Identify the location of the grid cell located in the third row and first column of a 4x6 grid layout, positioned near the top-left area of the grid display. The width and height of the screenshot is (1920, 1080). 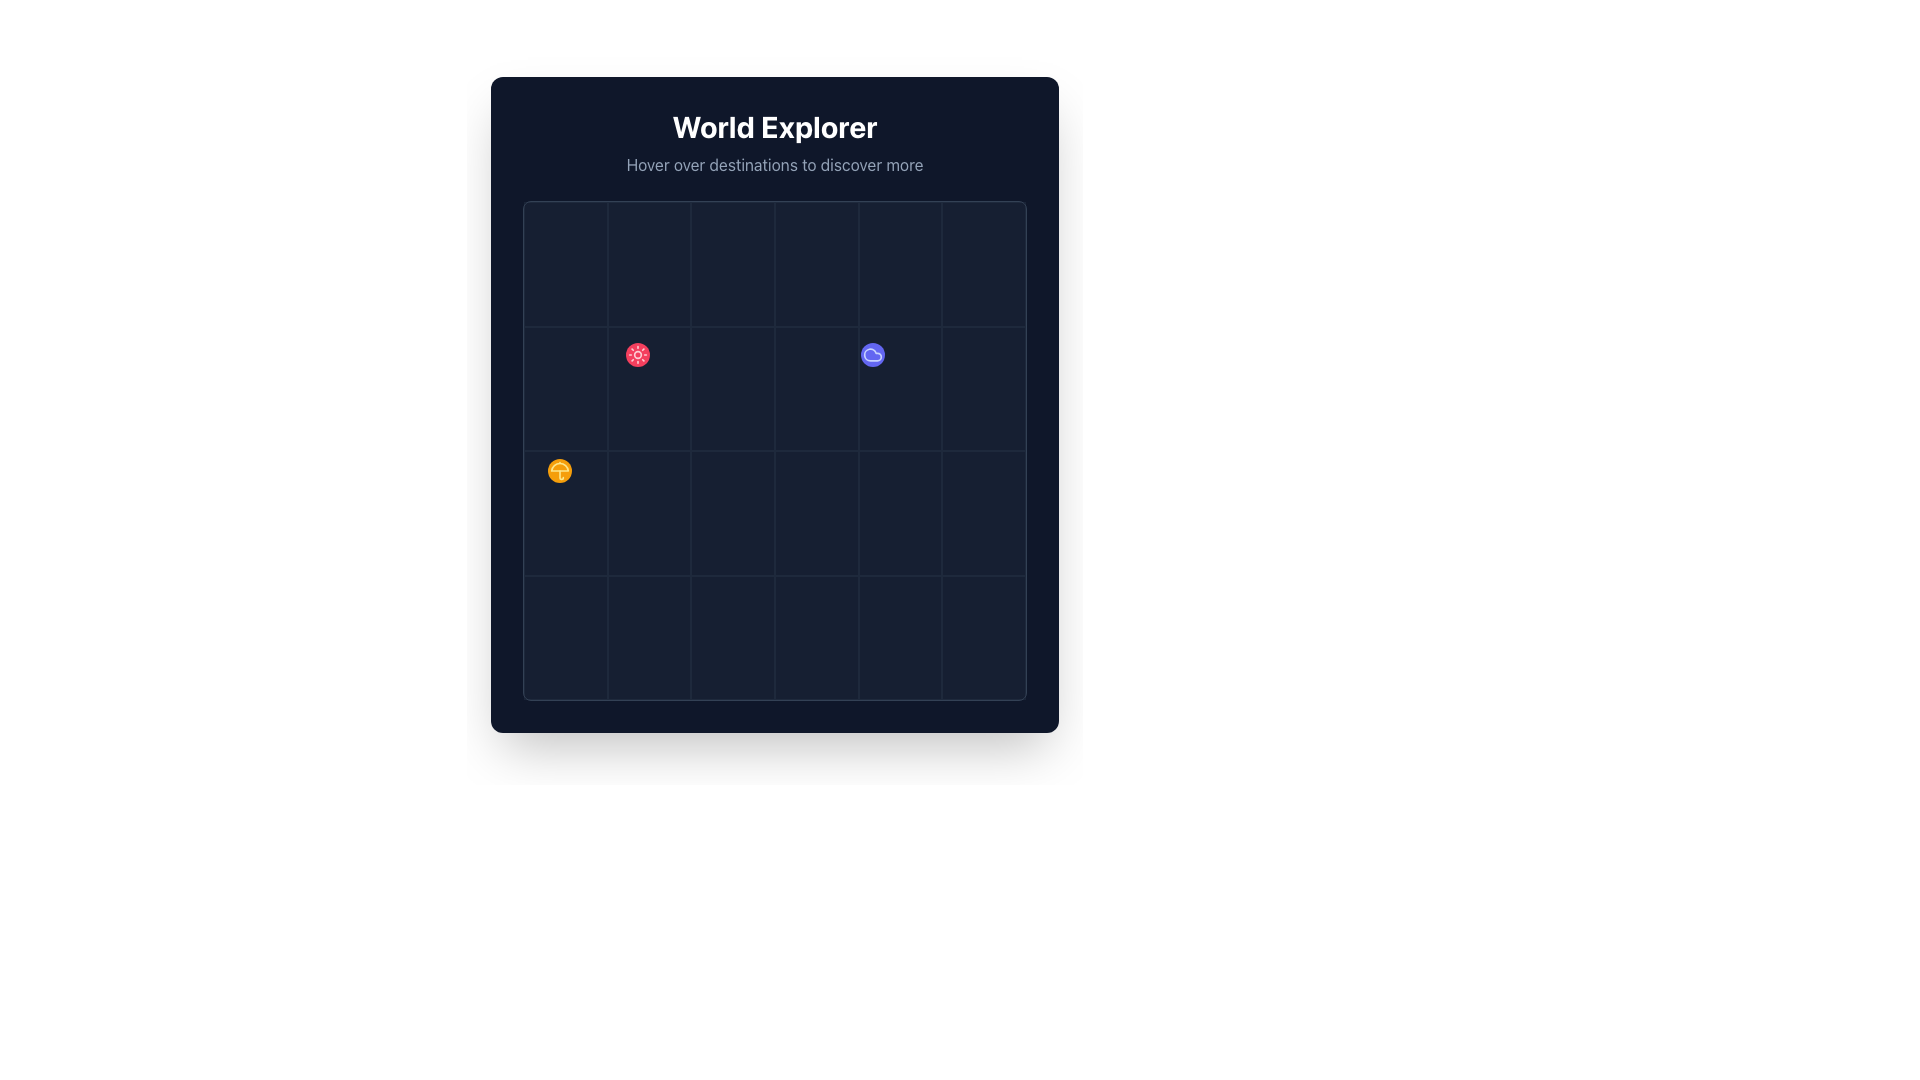
(564, 512).